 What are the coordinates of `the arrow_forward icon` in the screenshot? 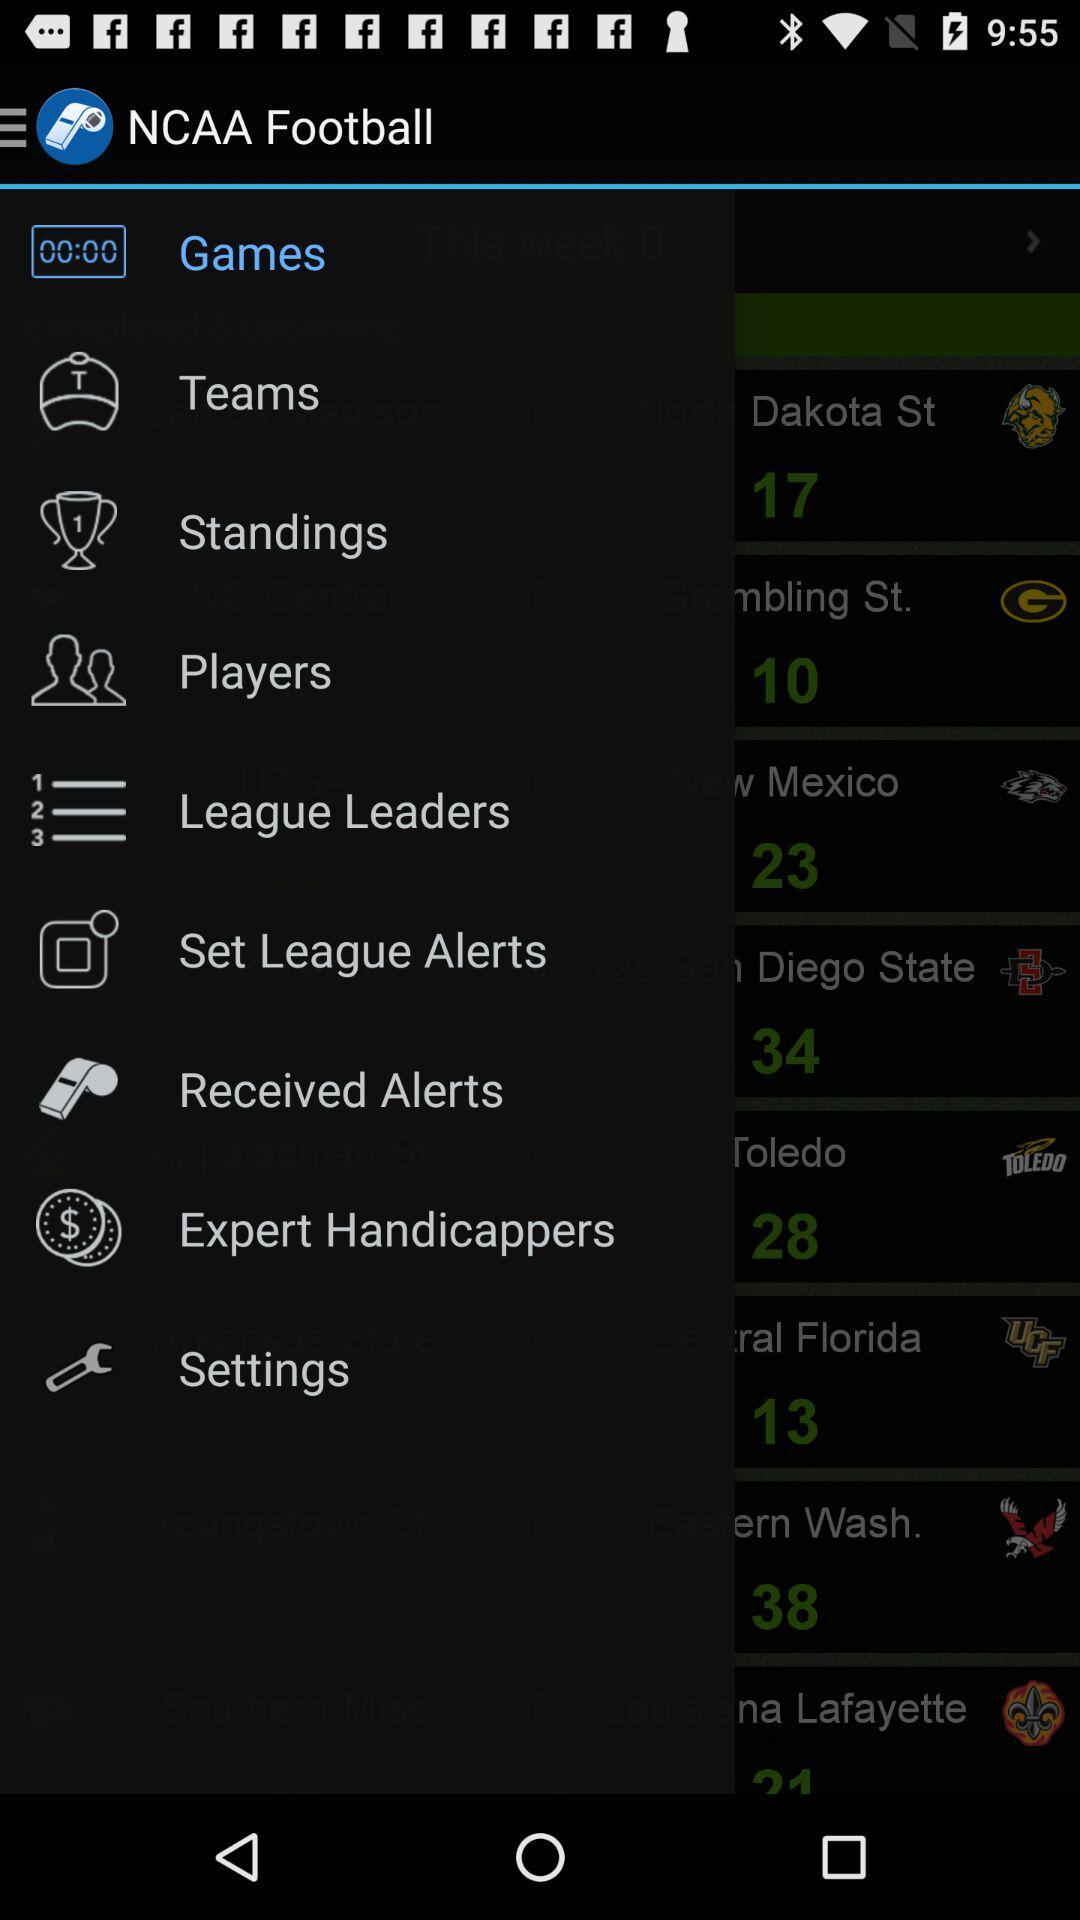 It's located at (1033, 257).